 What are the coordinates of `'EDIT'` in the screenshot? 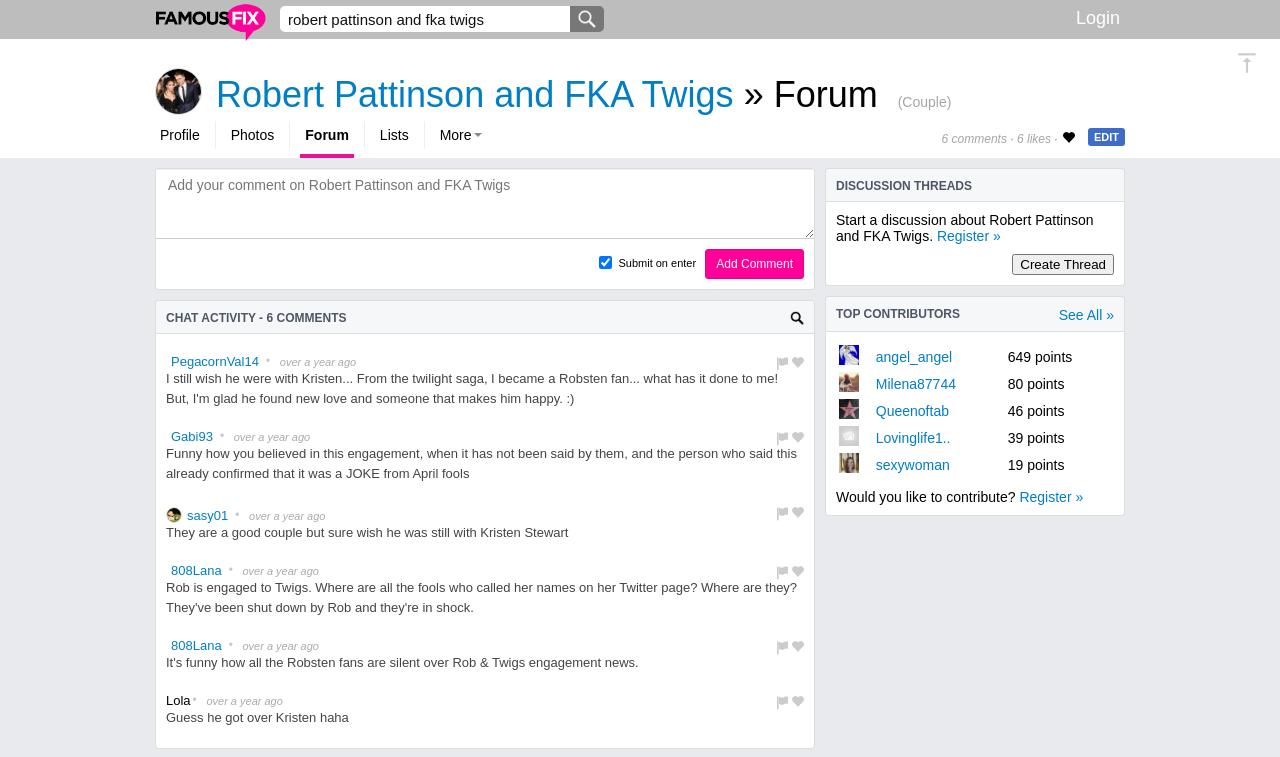 It's located at (1105, 136).